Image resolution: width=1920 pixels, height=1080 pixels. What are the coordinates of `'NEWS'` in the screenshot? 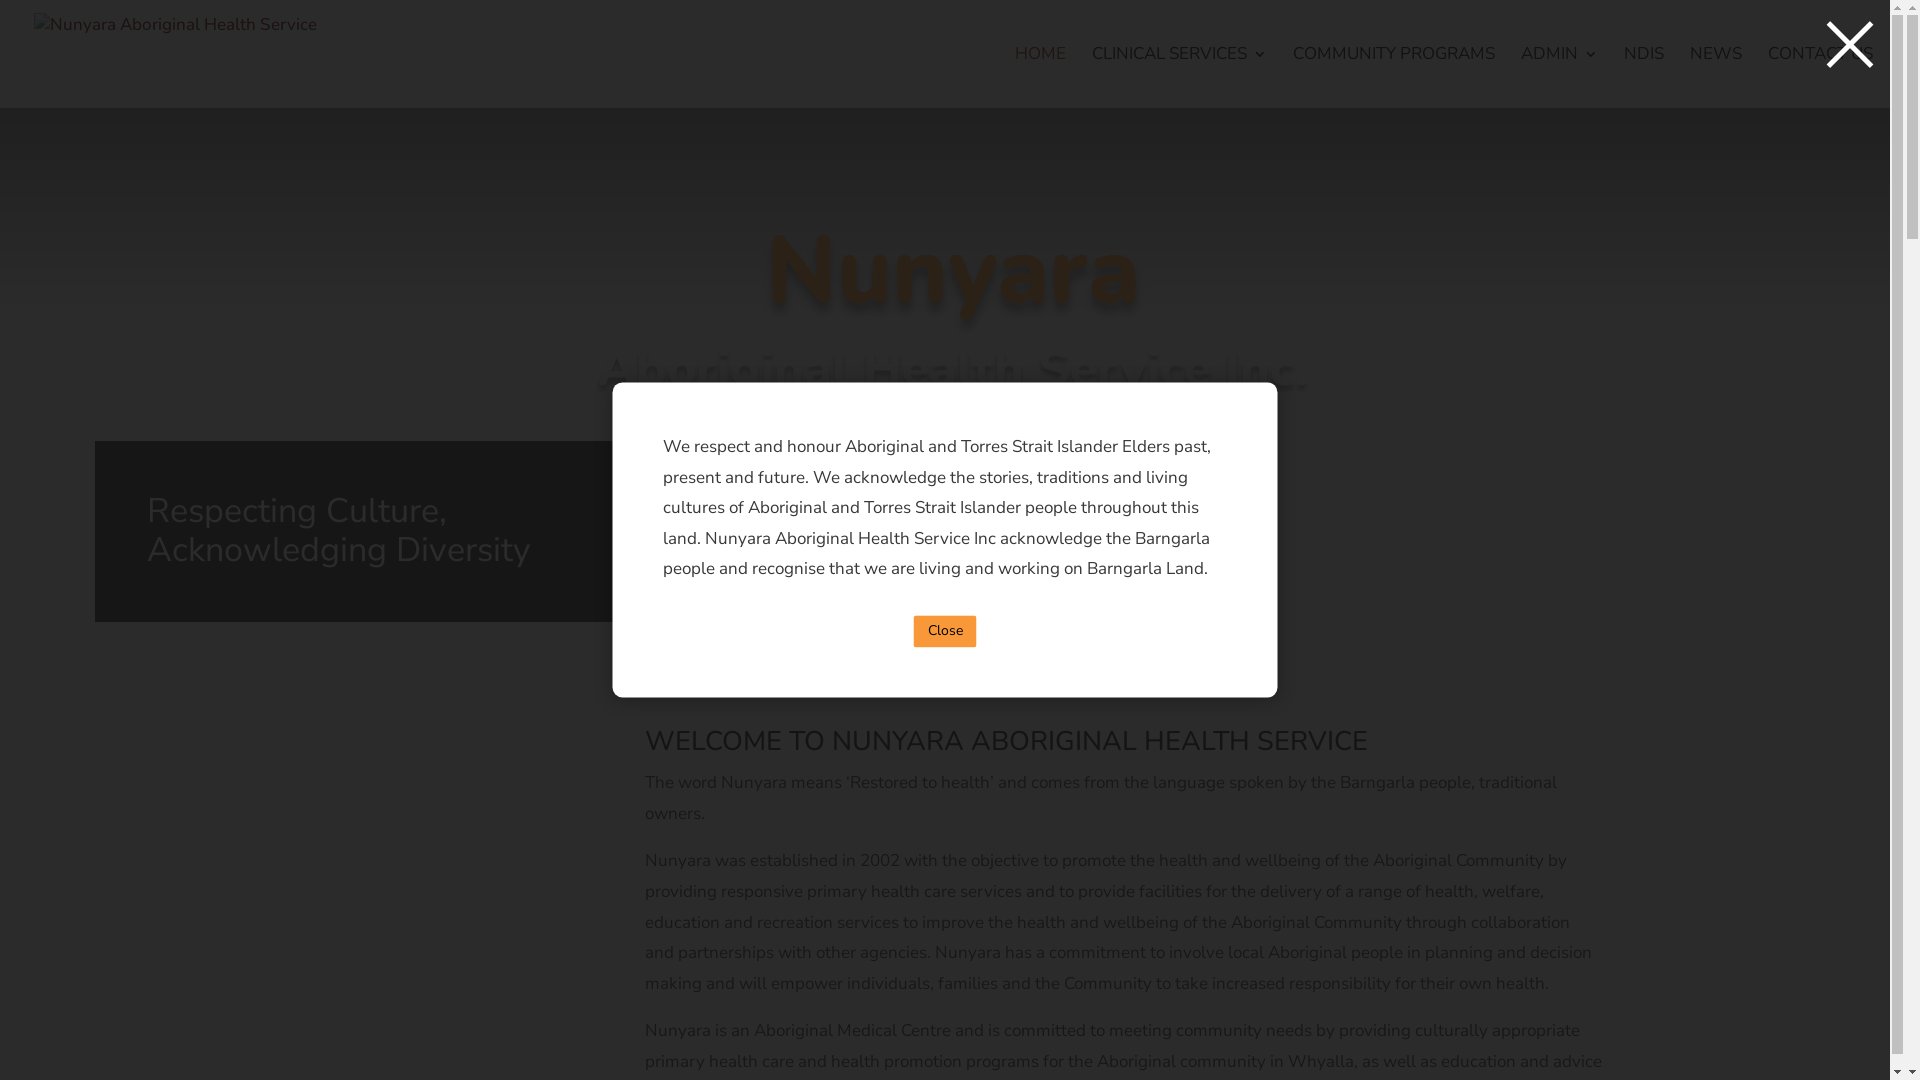 It's located at (1715, 76).